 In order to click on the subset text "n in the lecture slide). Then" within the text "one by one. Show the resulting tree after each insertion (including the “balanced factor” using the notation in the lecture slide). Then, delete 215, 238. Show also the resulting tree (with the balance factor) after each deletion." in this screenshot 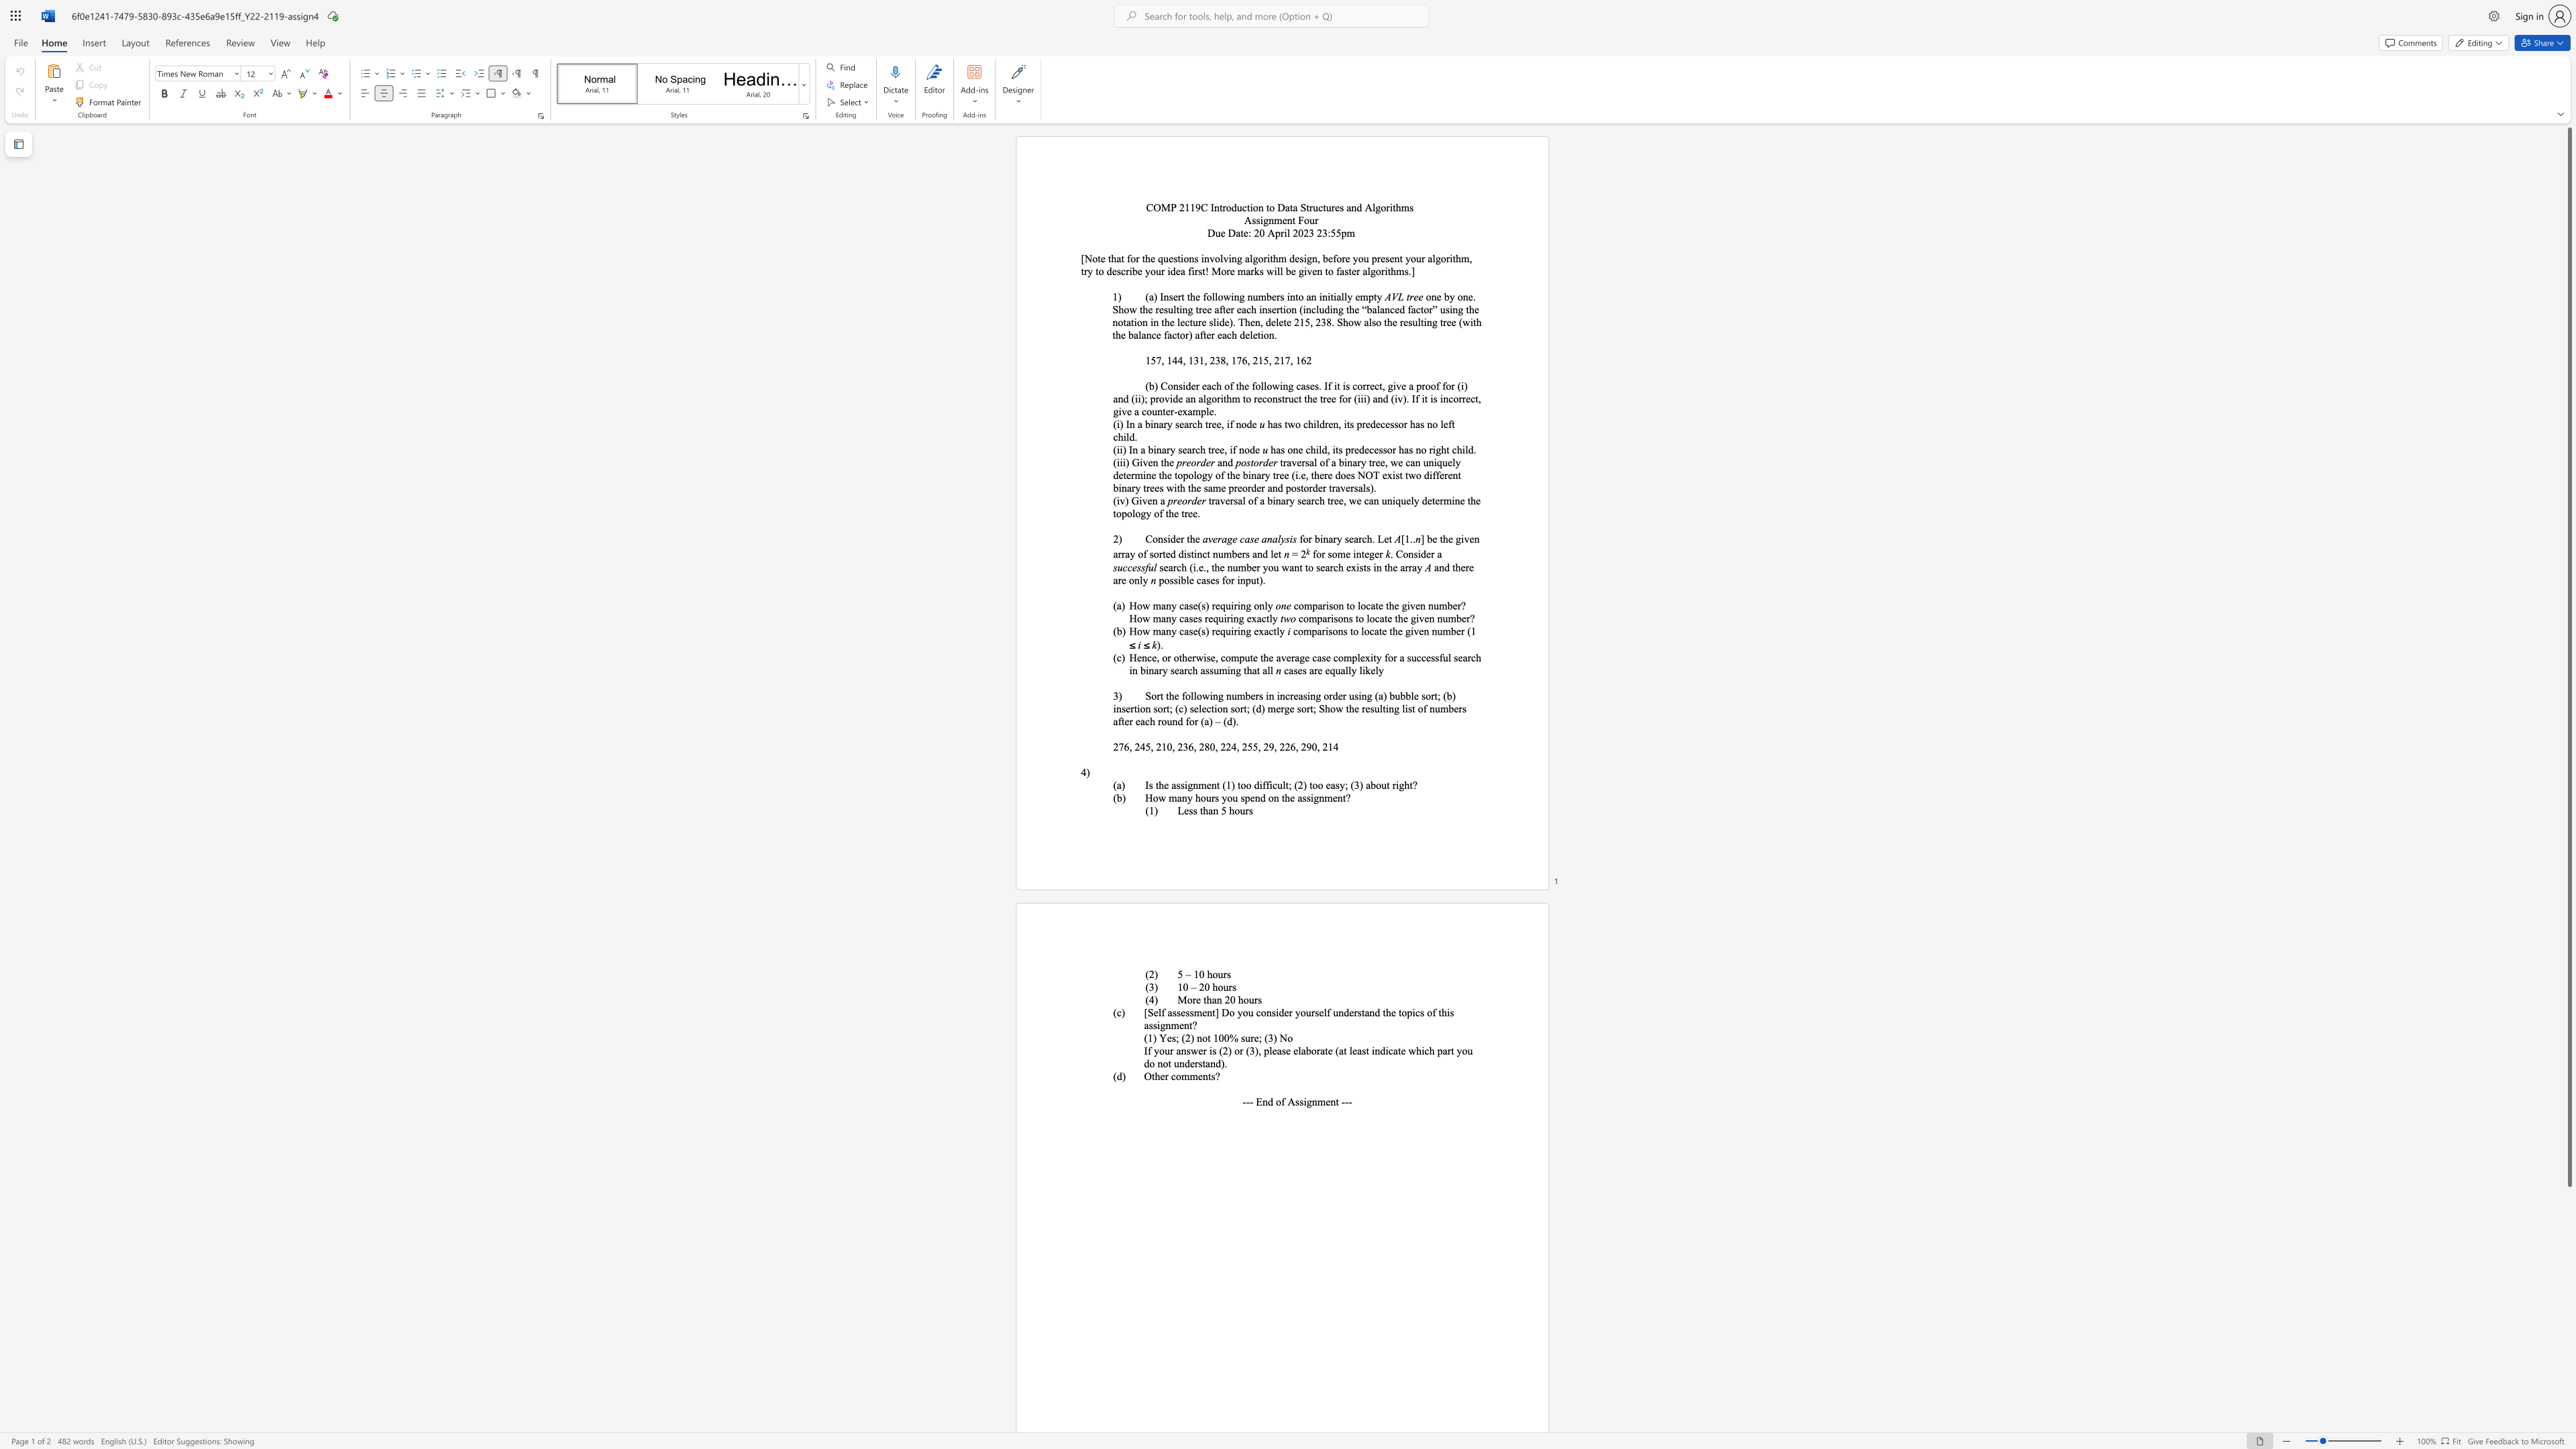, I will do `click(1141, 321)`.